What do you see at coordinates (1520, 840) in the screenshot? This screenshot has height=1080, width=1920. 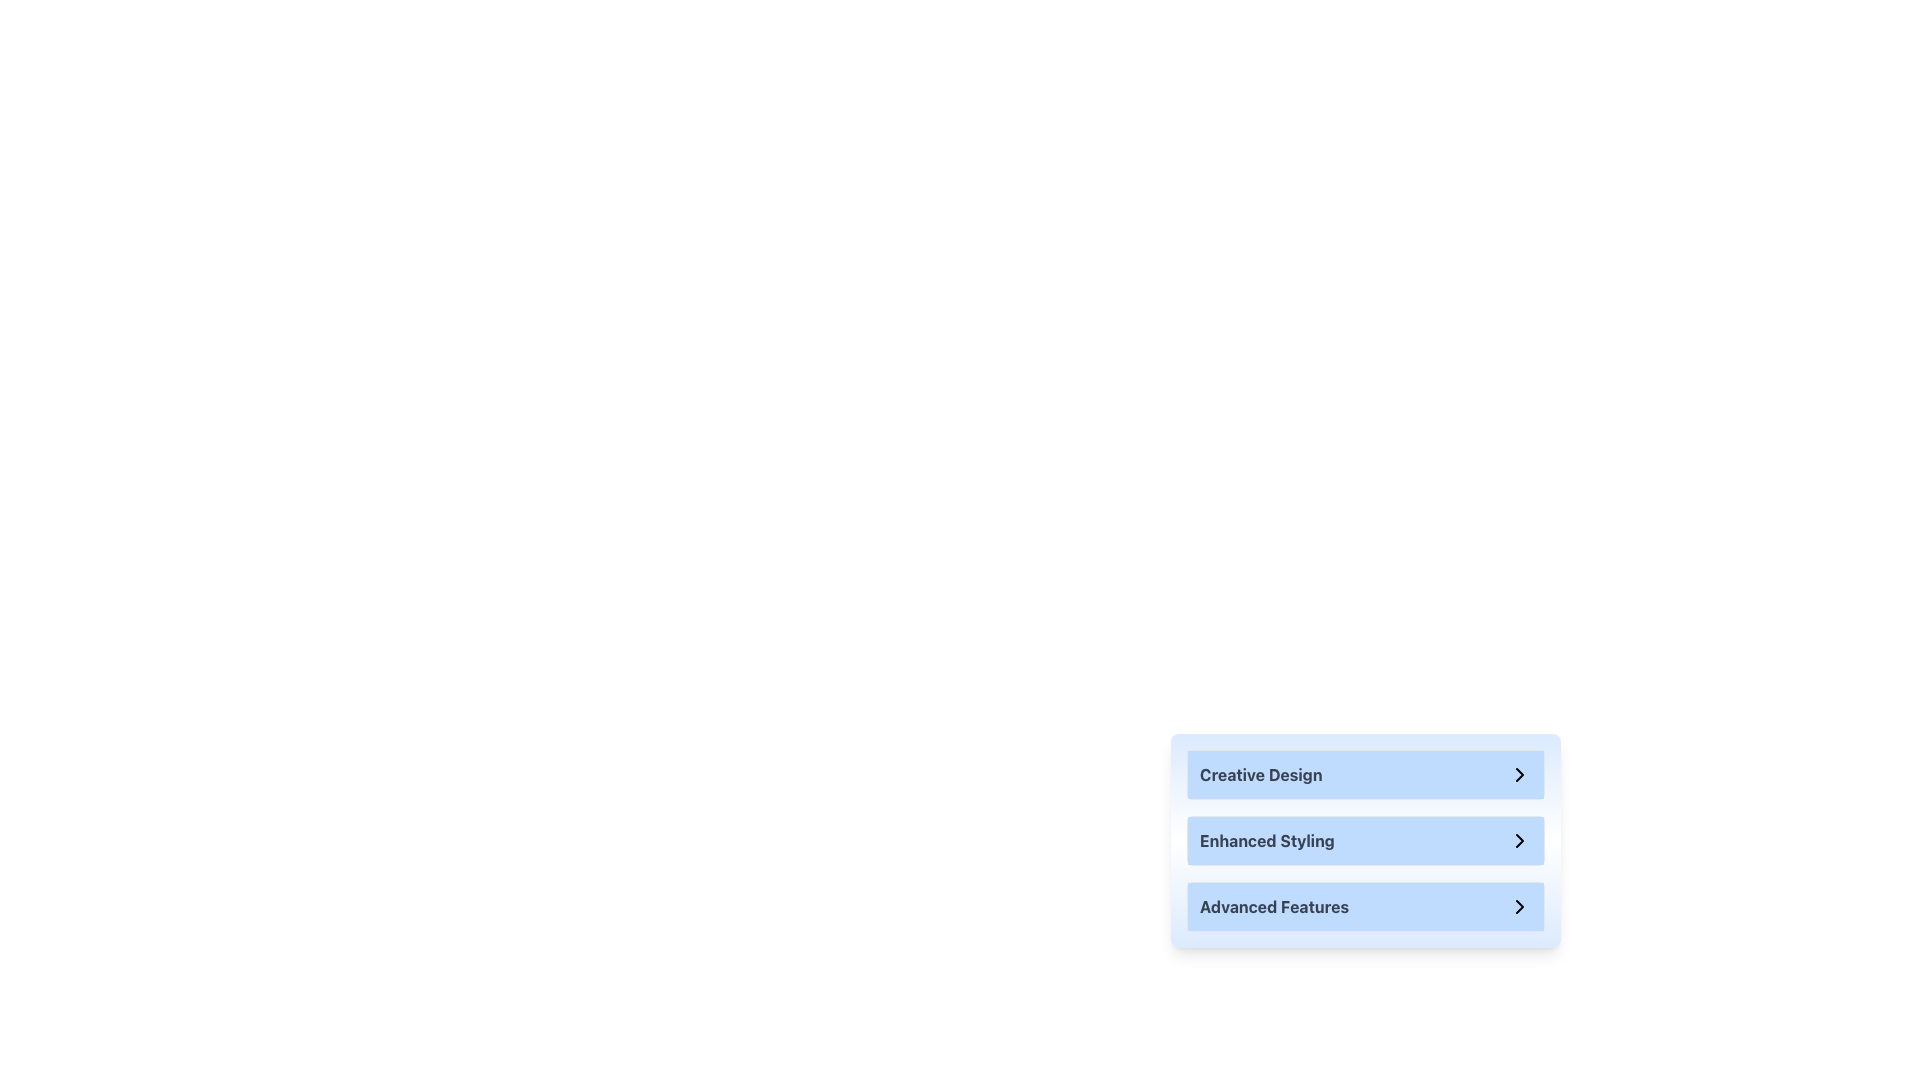 I see `the right-facing chevron icon located in the upper right corner of the 'Enhanced Styling' row` at bounding box center [1520, 840].